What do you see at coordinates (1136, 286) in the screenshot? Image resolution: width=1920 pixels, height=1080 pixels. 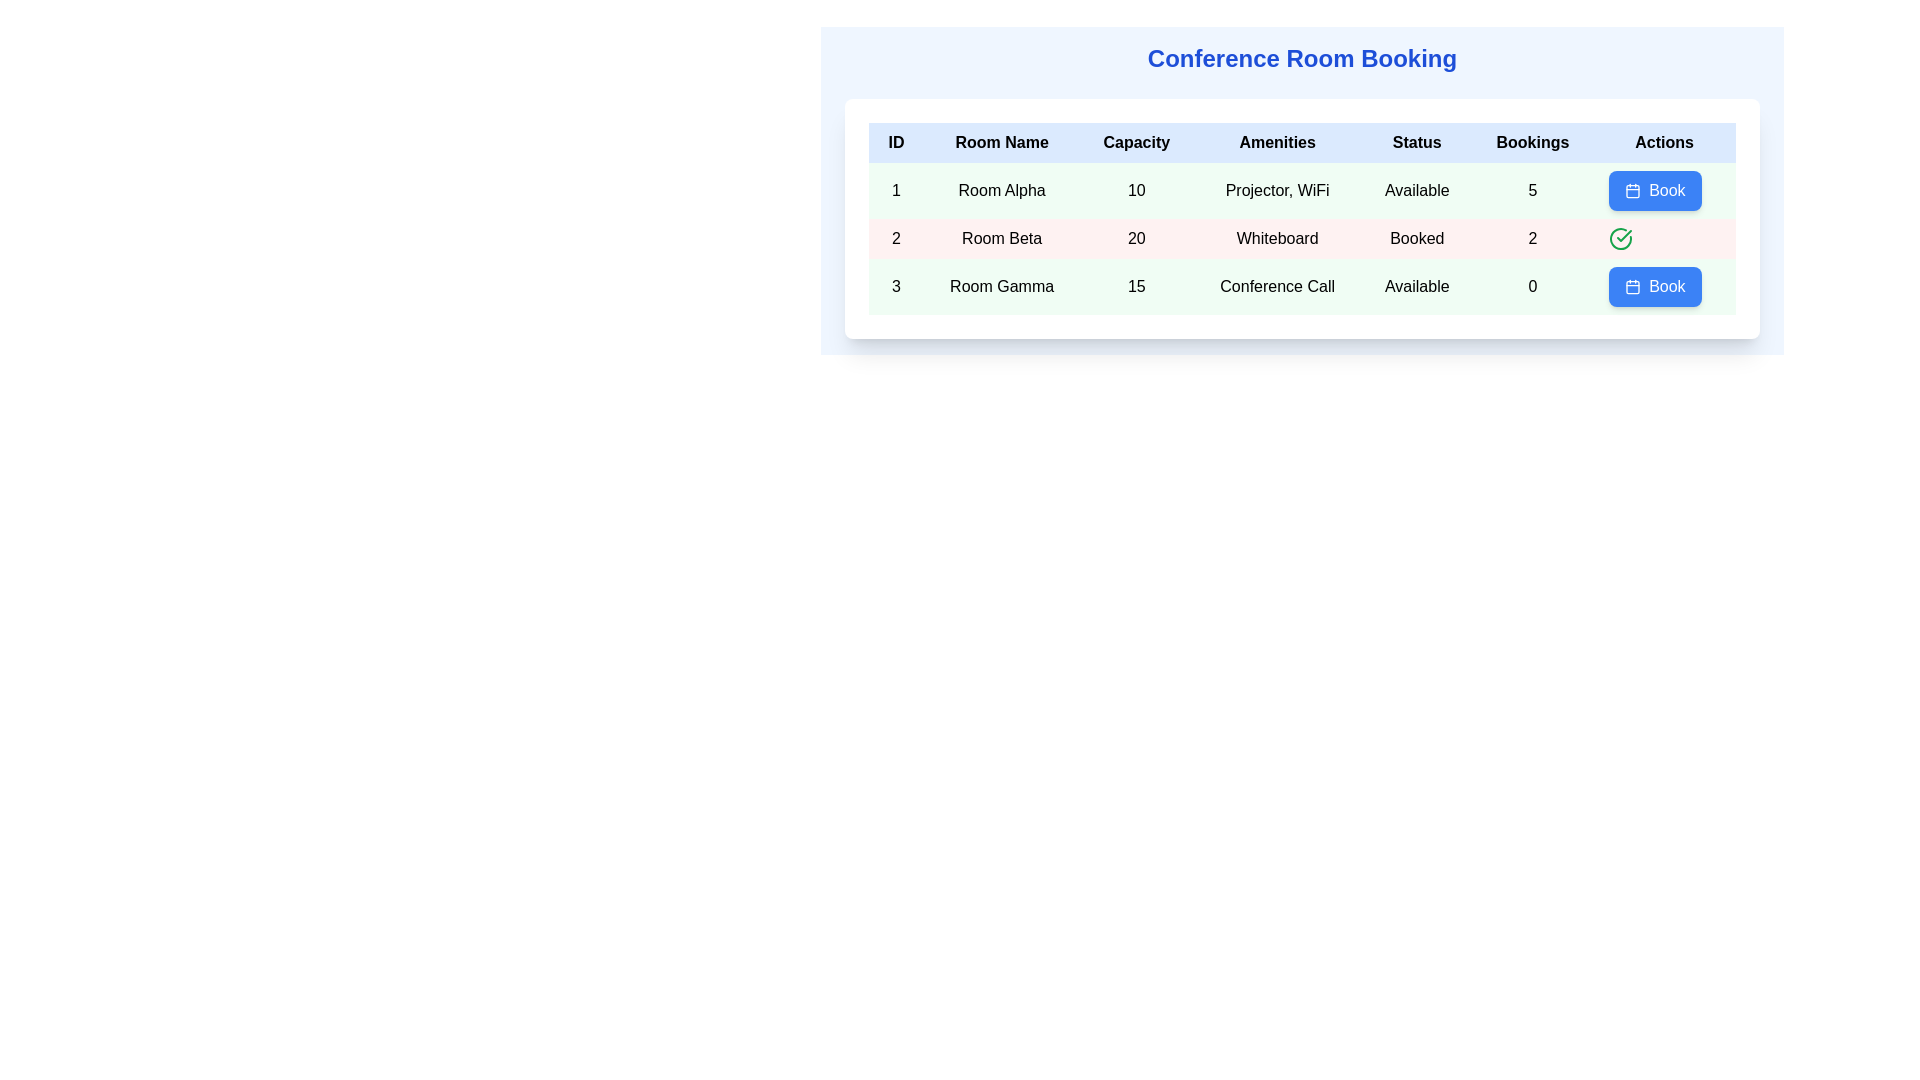 I see `the Text label displaying the number '15' in the 'Capacity' column of the table for 'Room Gamma'` at bounding box center [1136, 286].